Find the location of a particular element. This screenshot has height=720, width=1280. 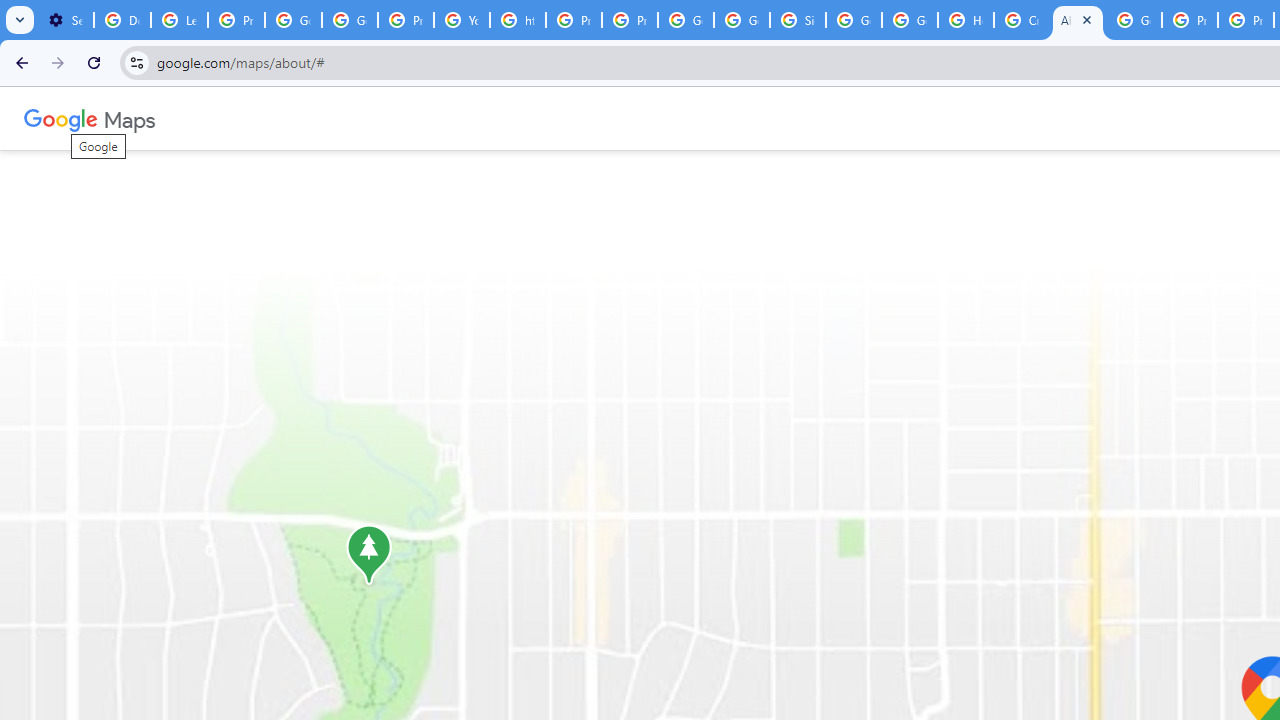

'Google Account Help' is located at coordinates (350, 20).